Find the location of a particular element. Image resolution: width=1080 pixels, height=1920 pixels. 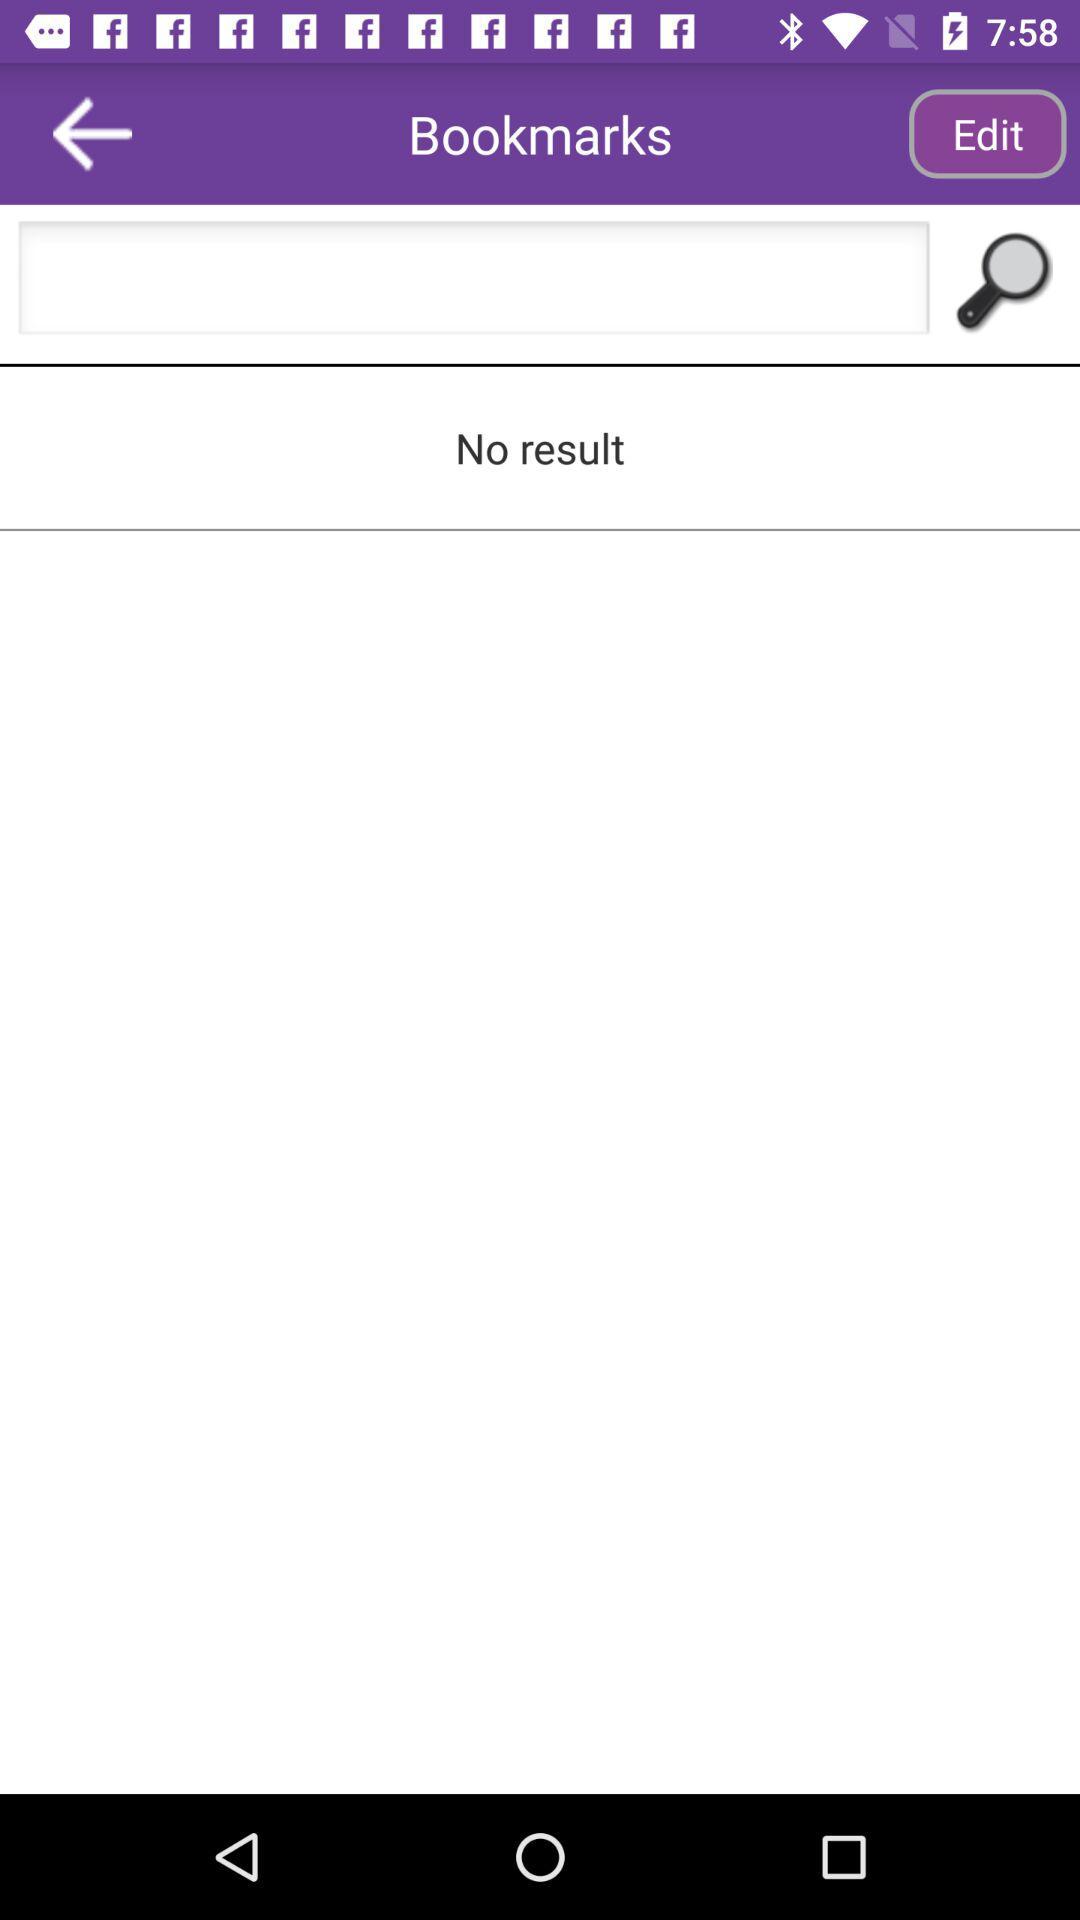

the icon at the top left corner is located at coordinates (92, 132).